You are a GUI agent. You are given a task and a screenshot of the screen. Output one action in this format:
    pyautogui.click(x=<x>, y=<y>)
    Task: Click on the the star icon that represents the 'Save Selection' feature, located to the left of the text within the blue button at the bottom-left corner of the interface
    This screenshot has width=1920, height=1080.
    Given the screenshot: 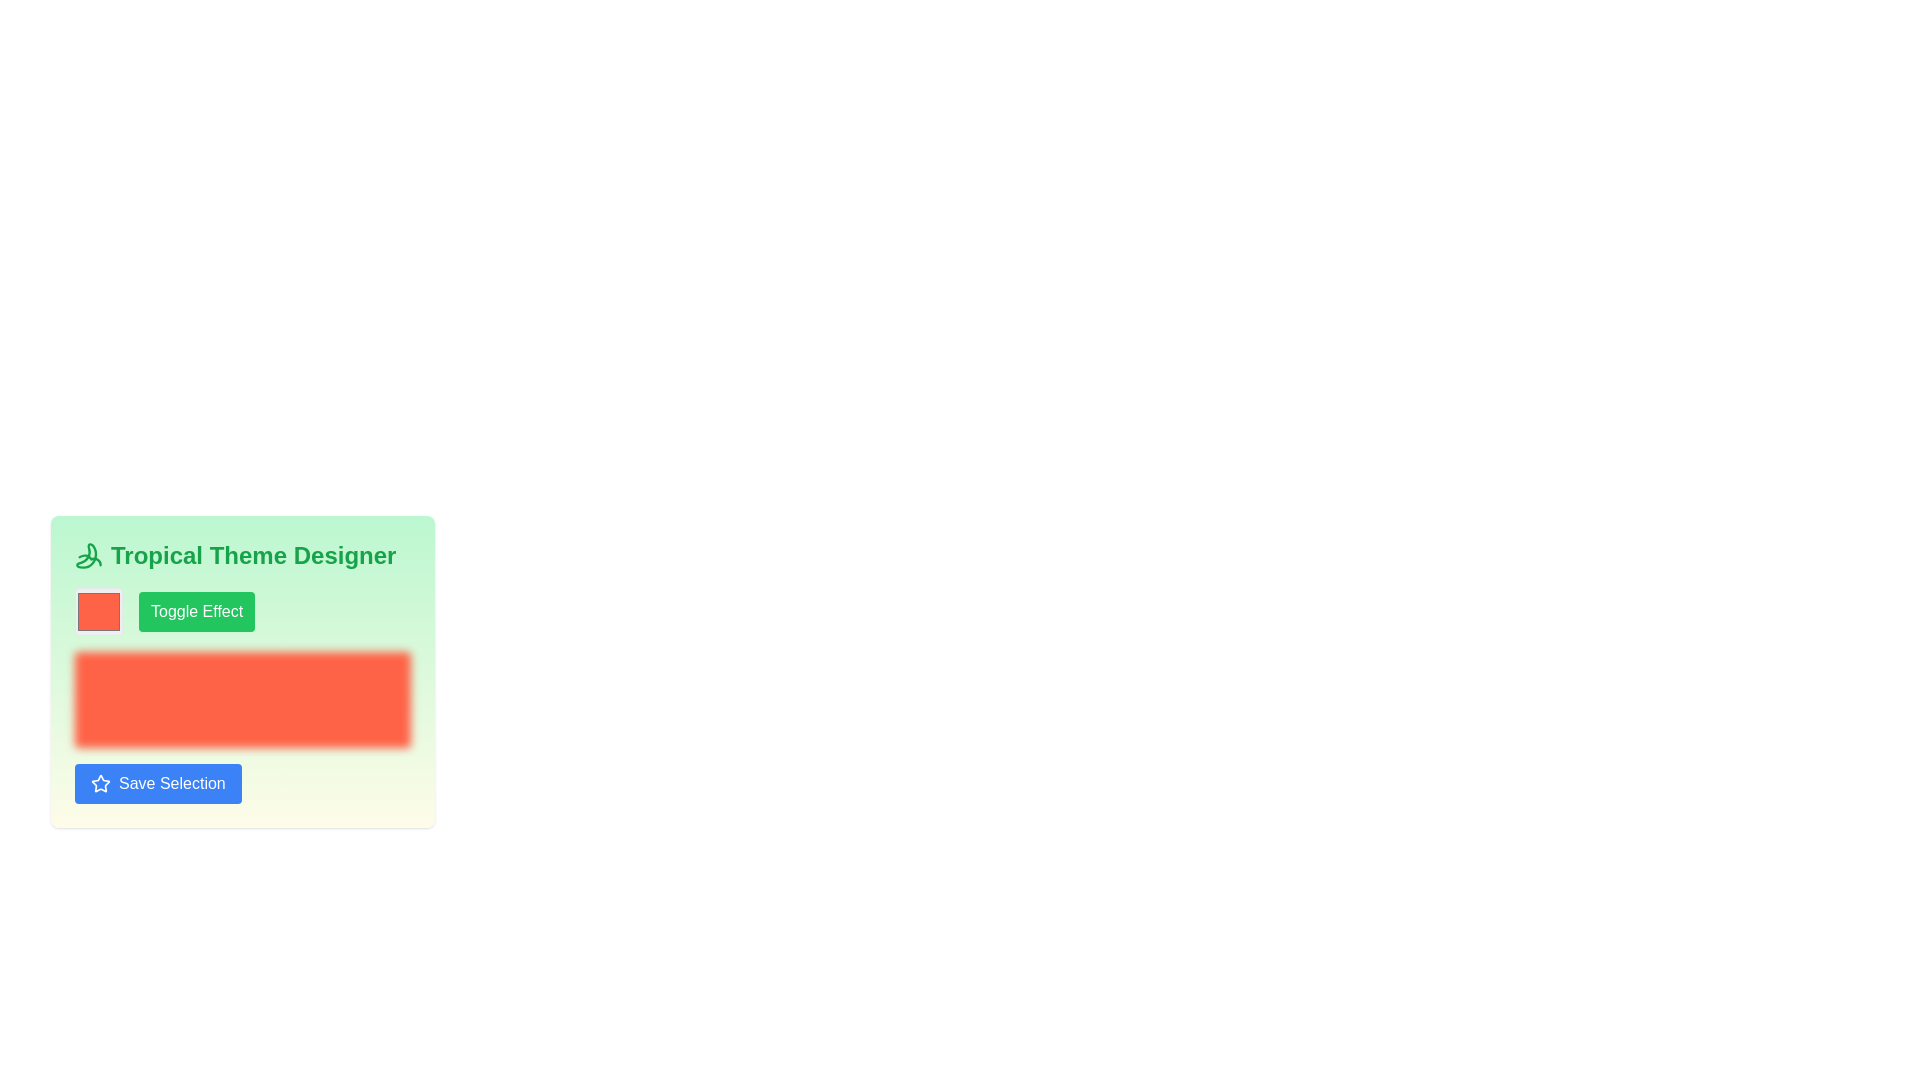 What is the action you would take?
    pyautogui.click(x=99, y=782)
    